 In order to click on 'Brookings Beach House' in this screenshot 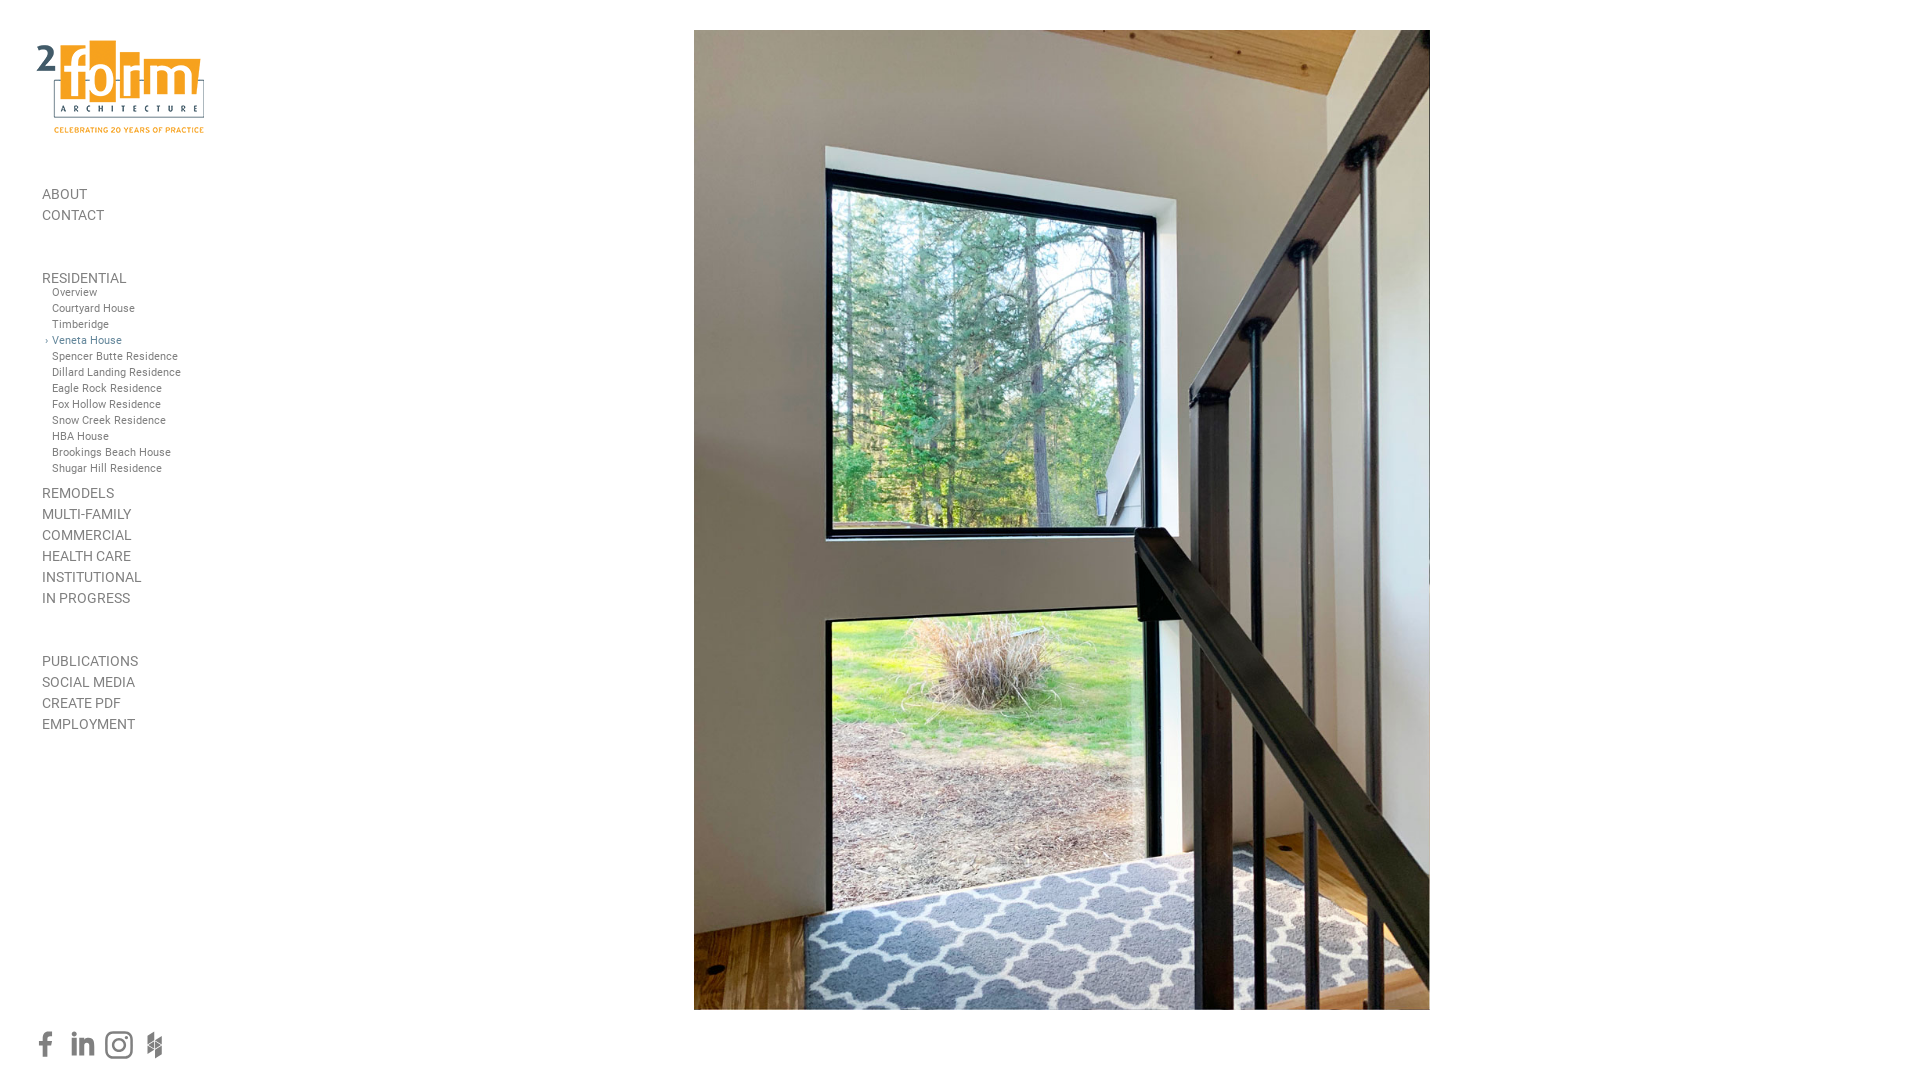, I will do `click(110, 452)`.